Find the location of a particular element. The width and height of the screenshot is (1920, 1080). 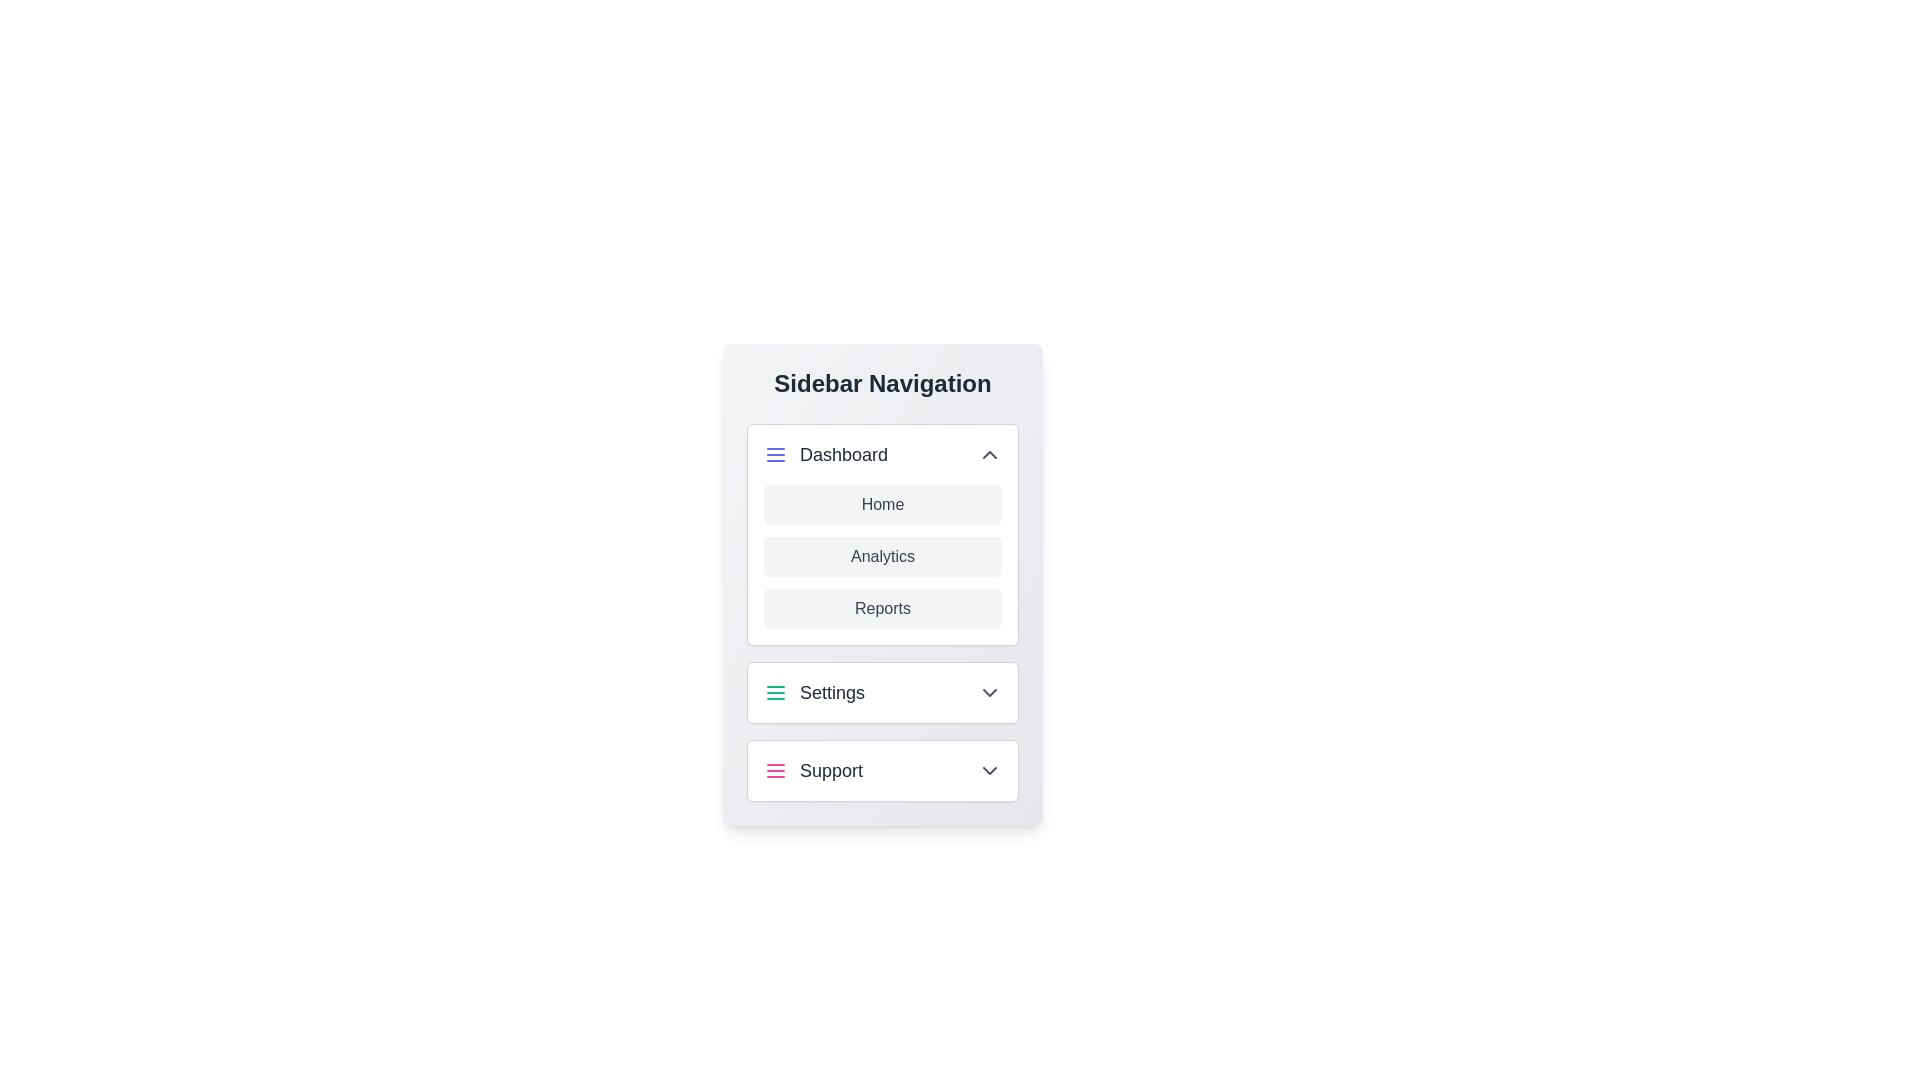

the 'Support' button in the sidebar navigation is located at coordinates (813, 770).